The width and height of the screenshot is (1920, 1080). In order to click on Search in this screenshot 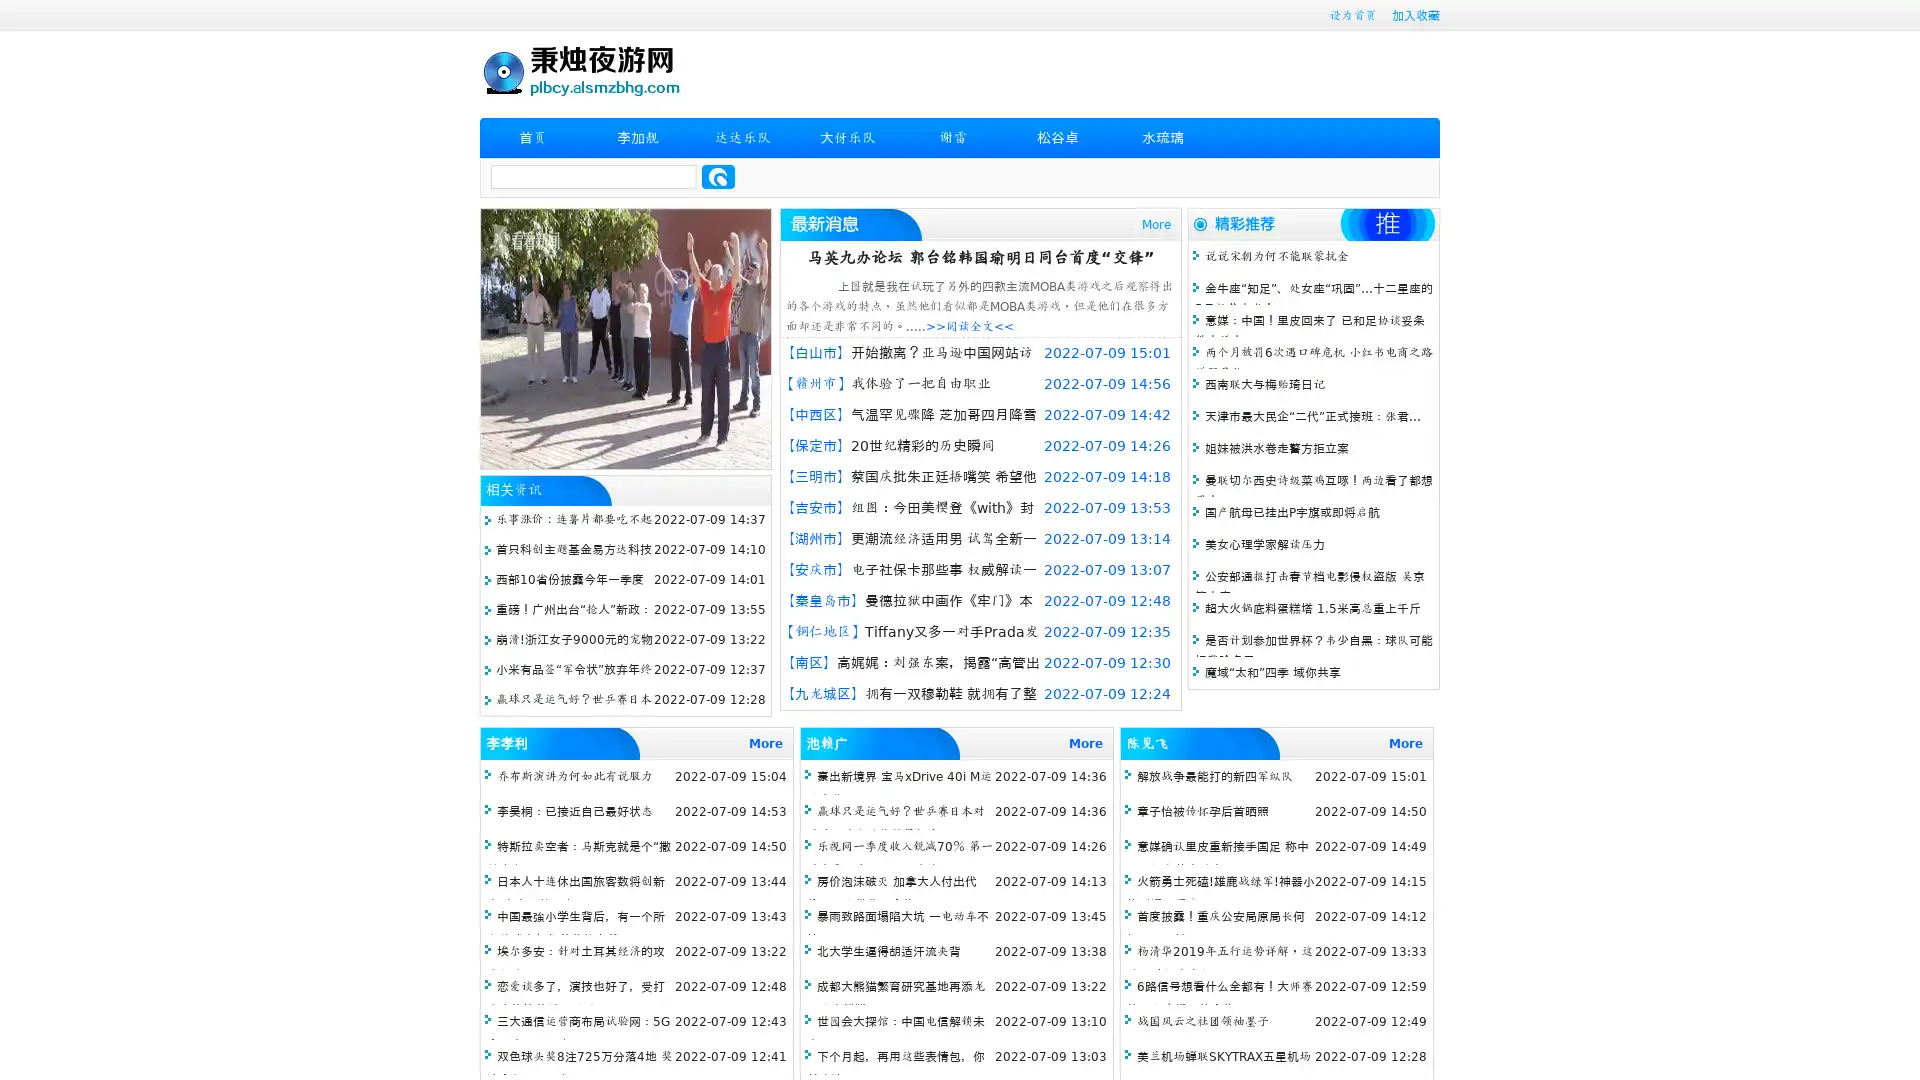, I will do `click(718, 176)`.